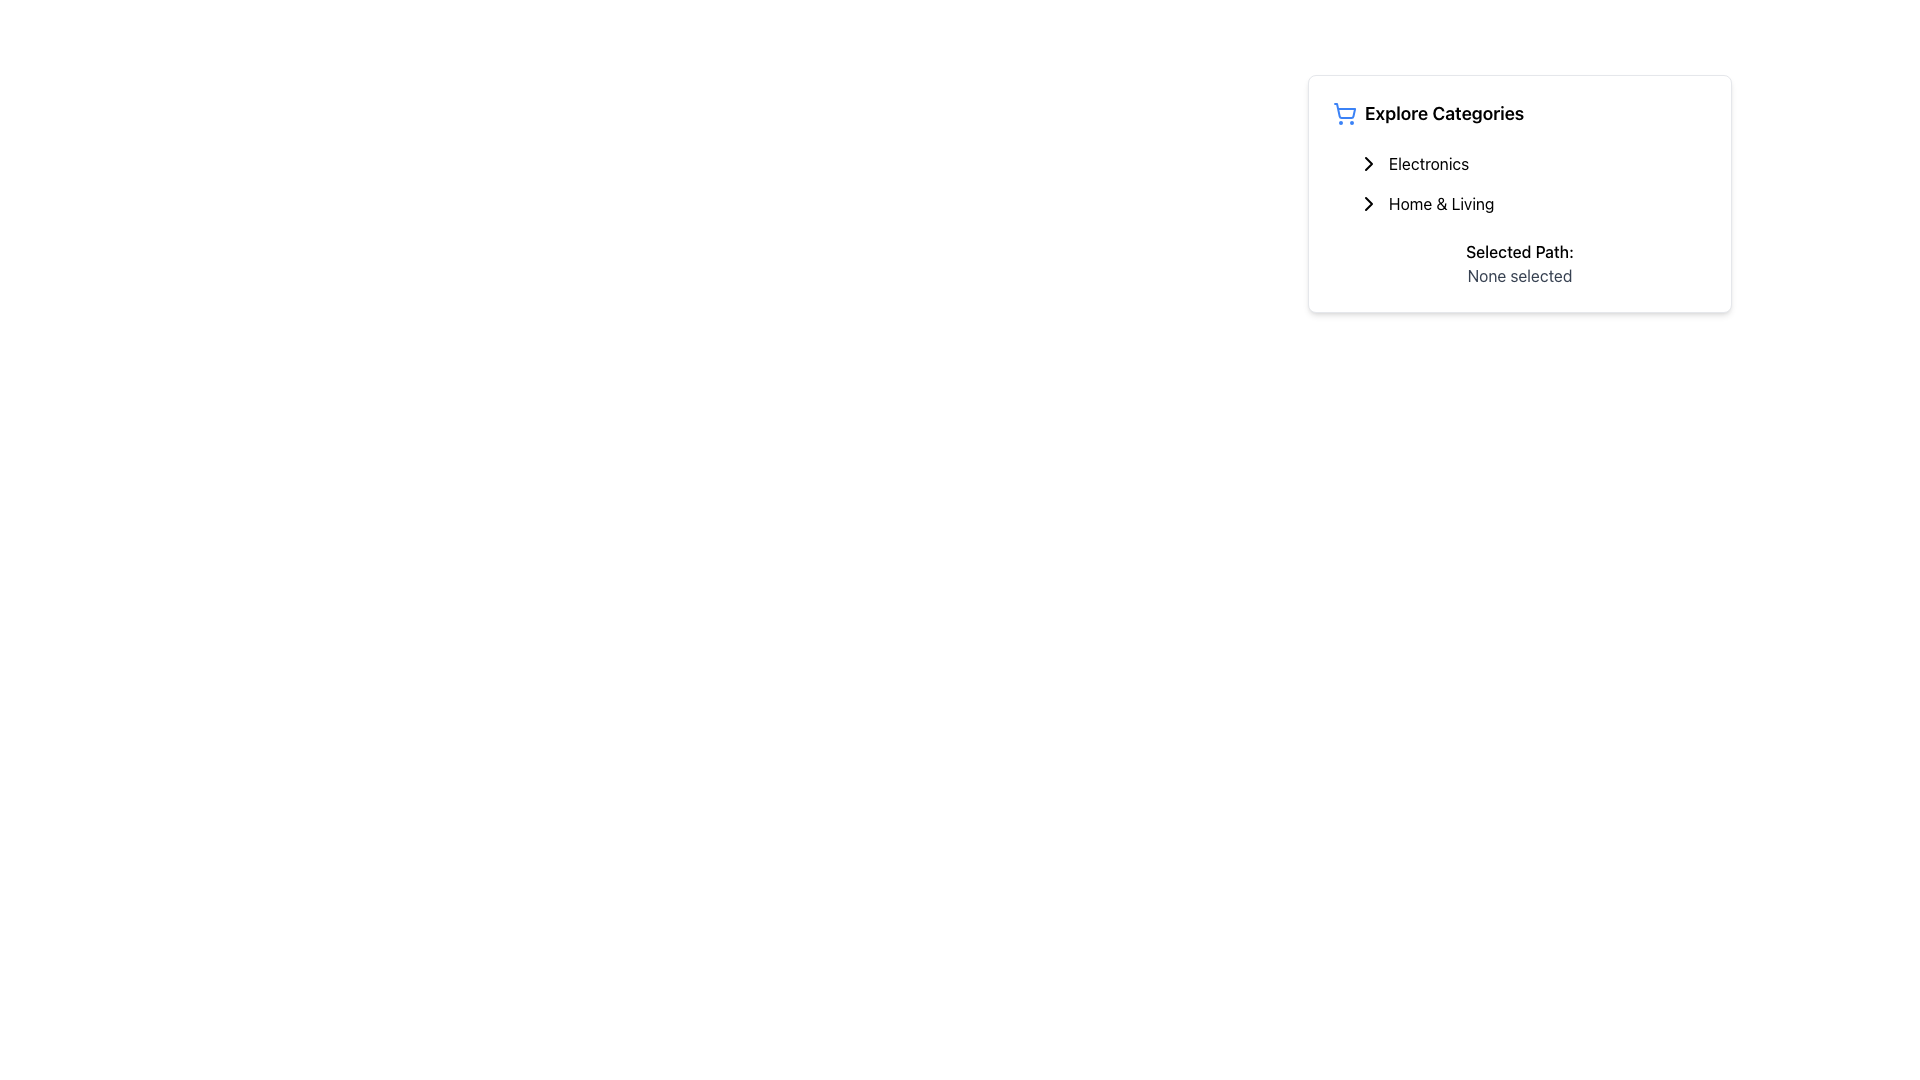 The height and width of the screenshot is (1080, 1920). I want to click on the 'Home & Living' navigation link element, which is the second item in the 'Explore Categories' list, so click(1526, 204).